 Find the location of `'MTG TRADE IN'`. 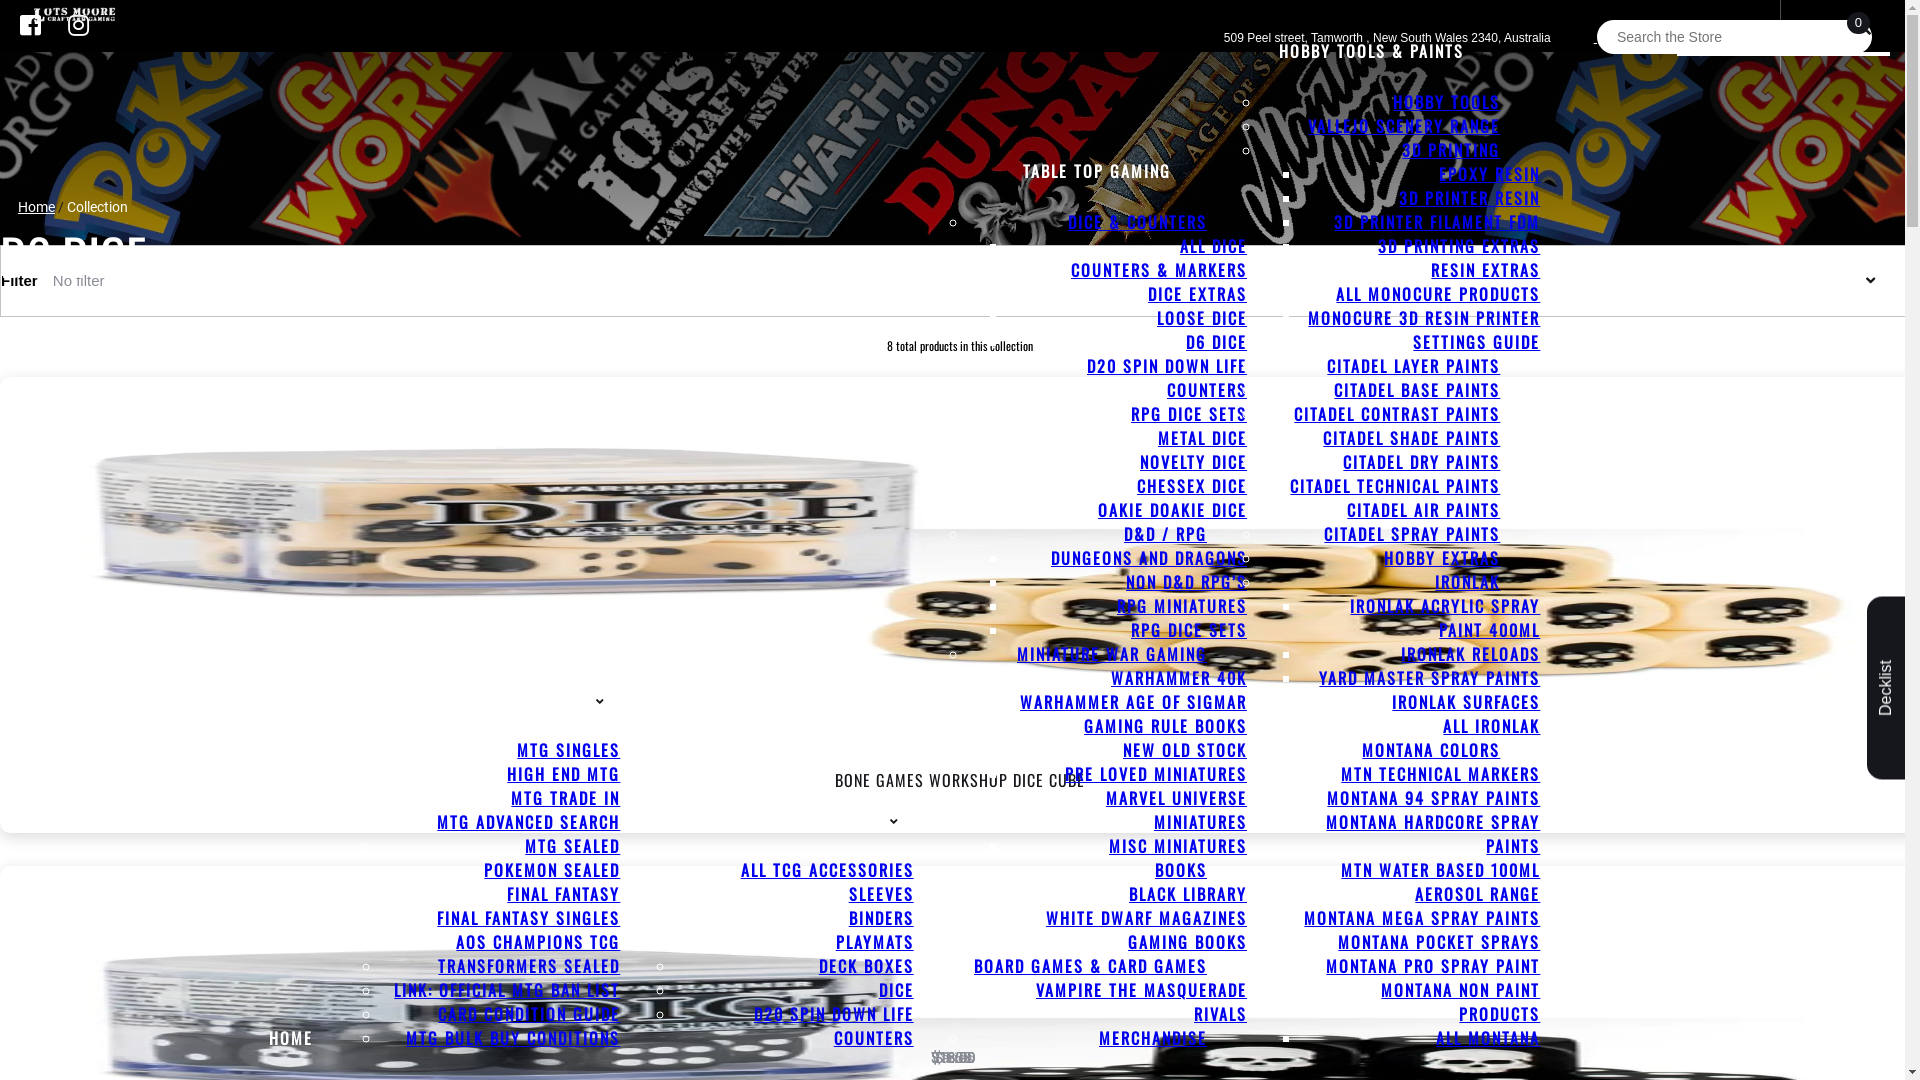

'MTG TRADE IN' is located at coordinates (564, 797).